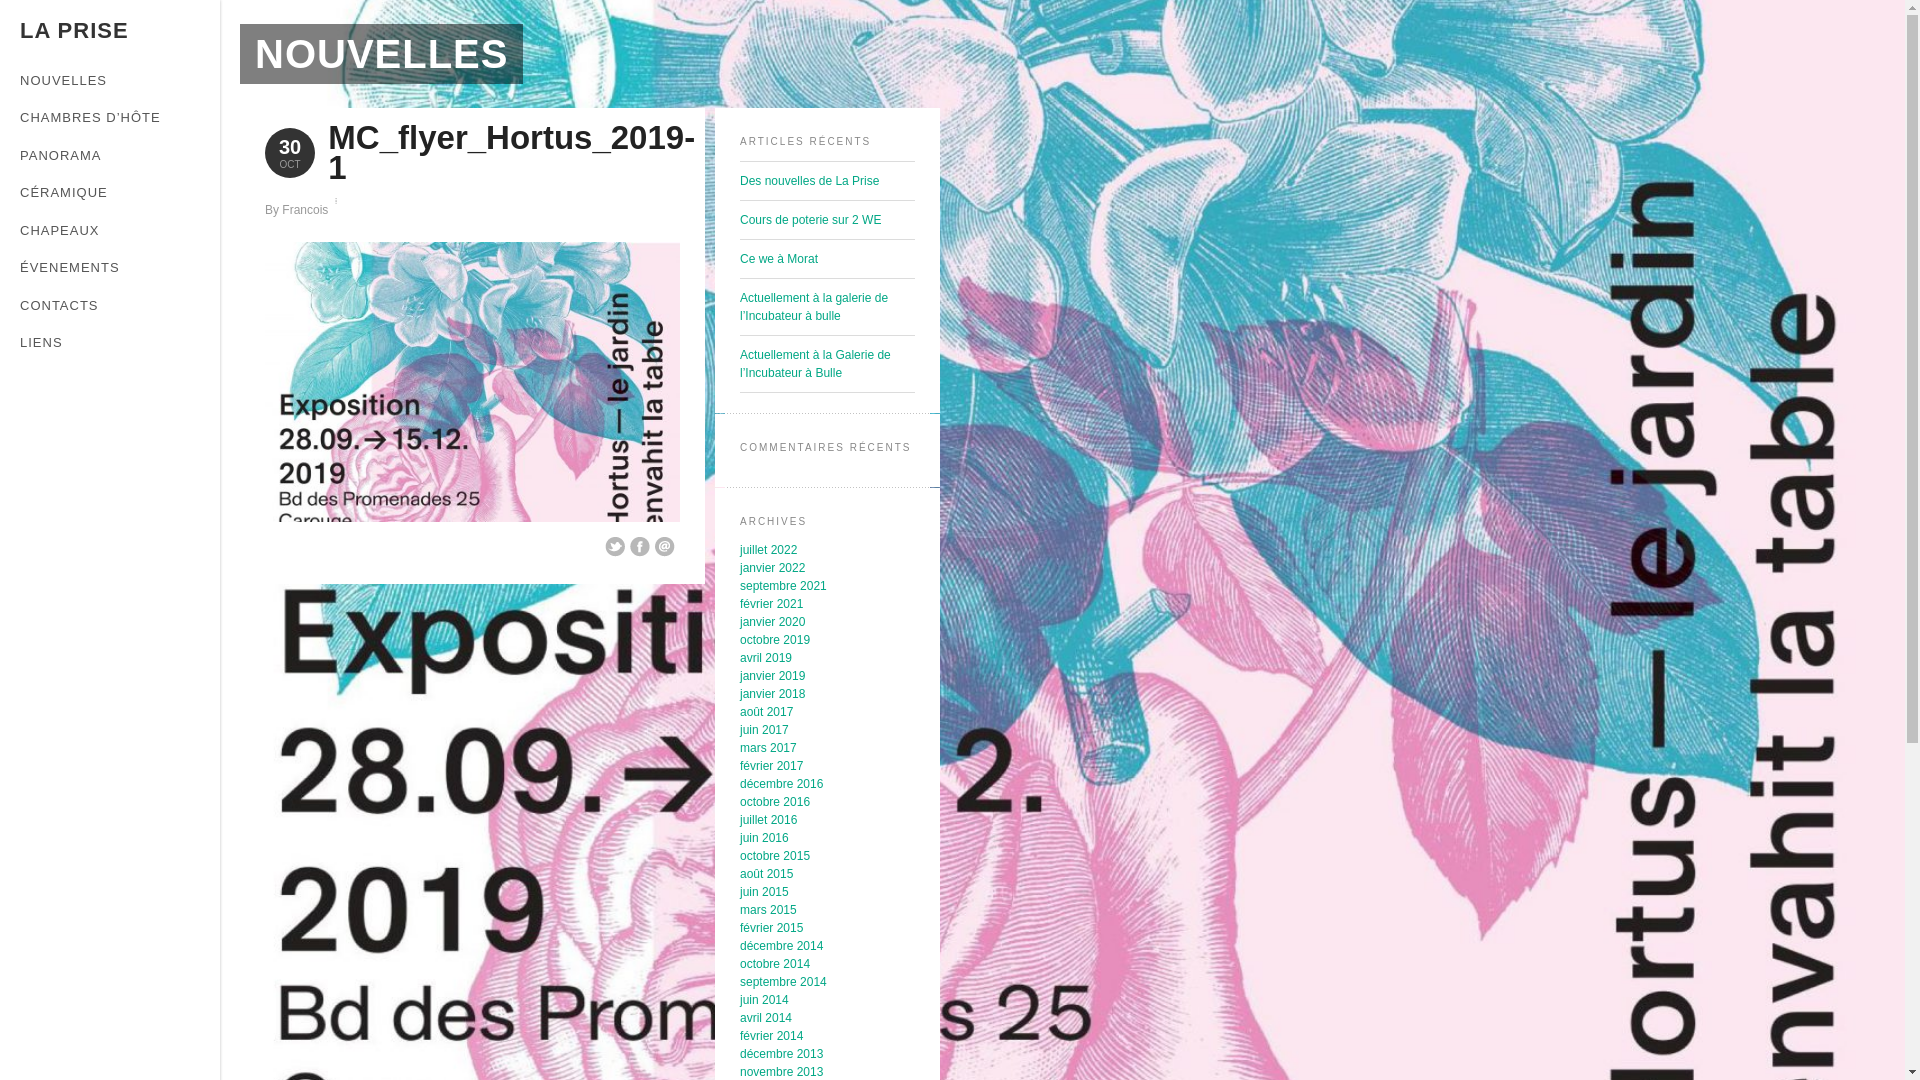 Image resolution: width=1920 pixels, height=1080 pixels. I want to click on 'mars 2015', so click(767, 910).